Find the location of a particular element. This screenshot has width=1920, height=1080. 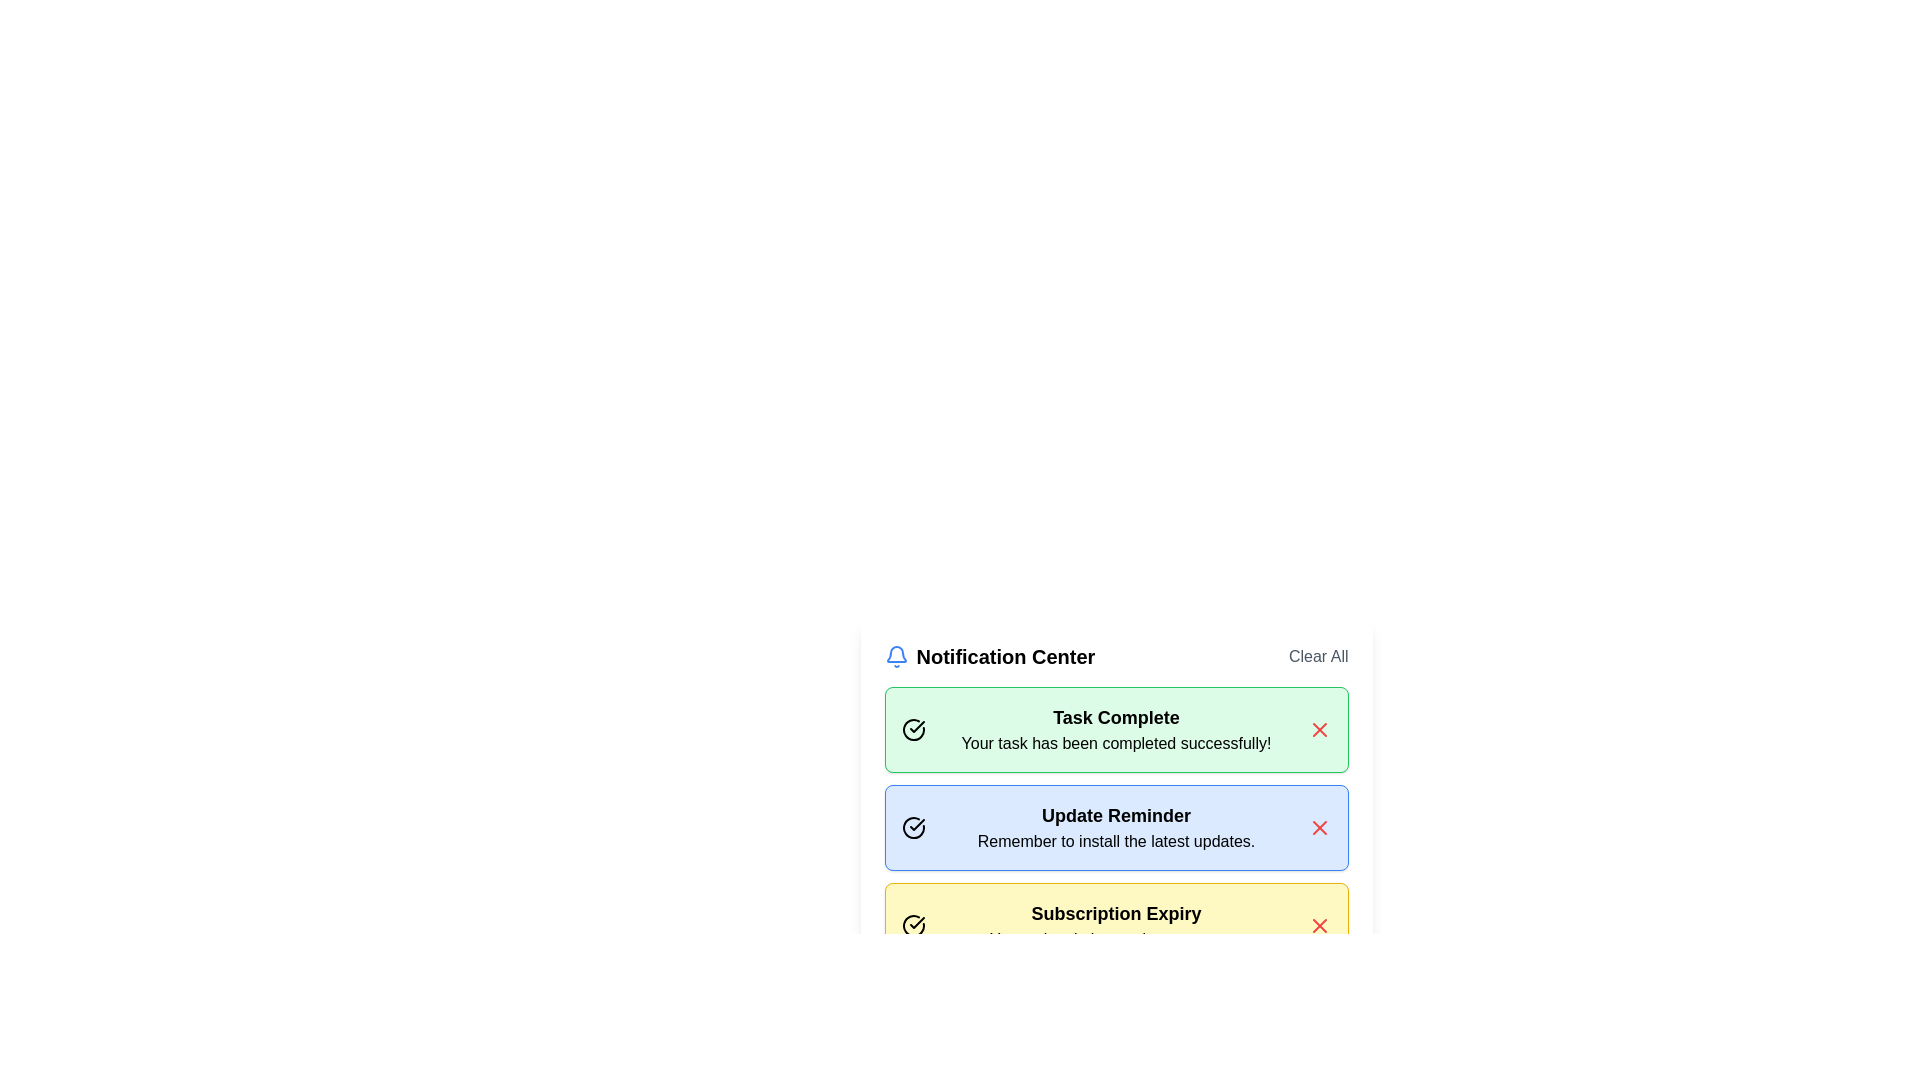

the dismiss button located in the bottom-right corner of the notification card that indicates 'Subscription Expiry' is located at coordinates (1319, 925).